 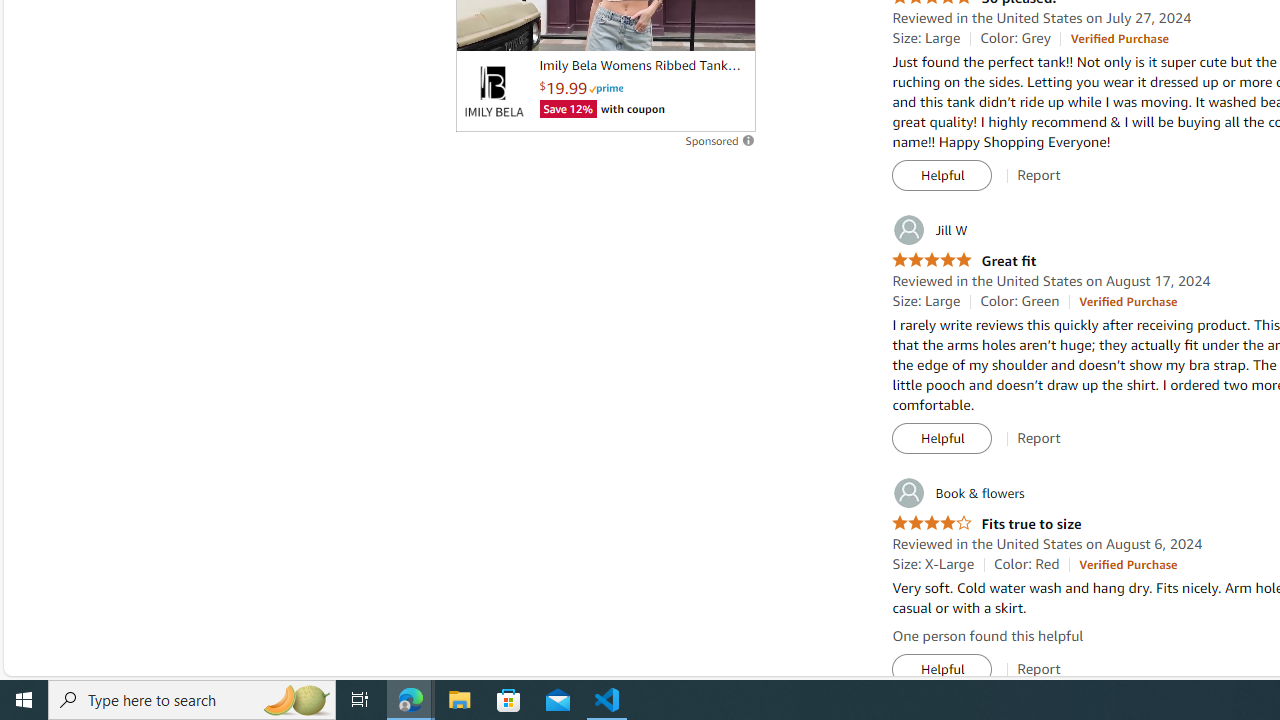 I want to click on 'Report', so click(x=1039, y=669).